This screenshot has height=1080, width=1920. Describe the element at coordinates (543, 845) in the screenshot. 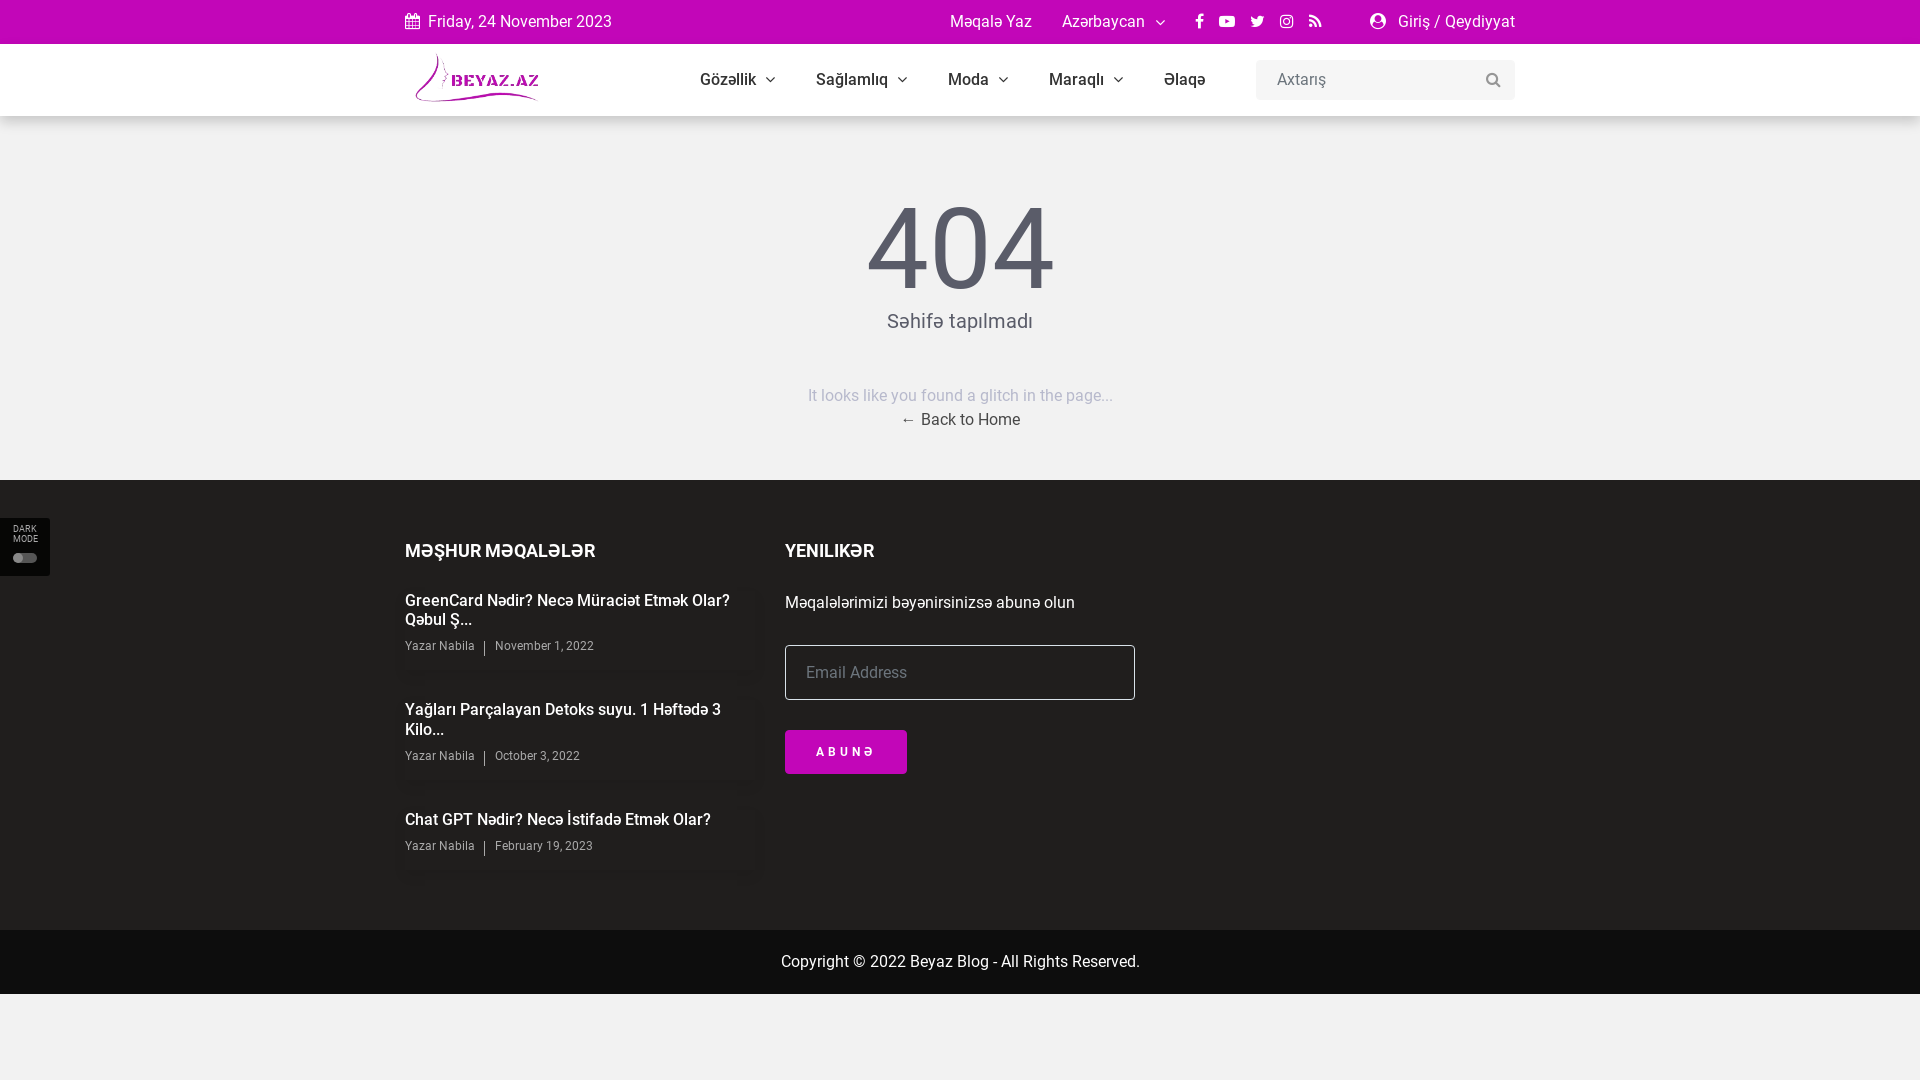

I see `'February 19, 2023'` at that location.